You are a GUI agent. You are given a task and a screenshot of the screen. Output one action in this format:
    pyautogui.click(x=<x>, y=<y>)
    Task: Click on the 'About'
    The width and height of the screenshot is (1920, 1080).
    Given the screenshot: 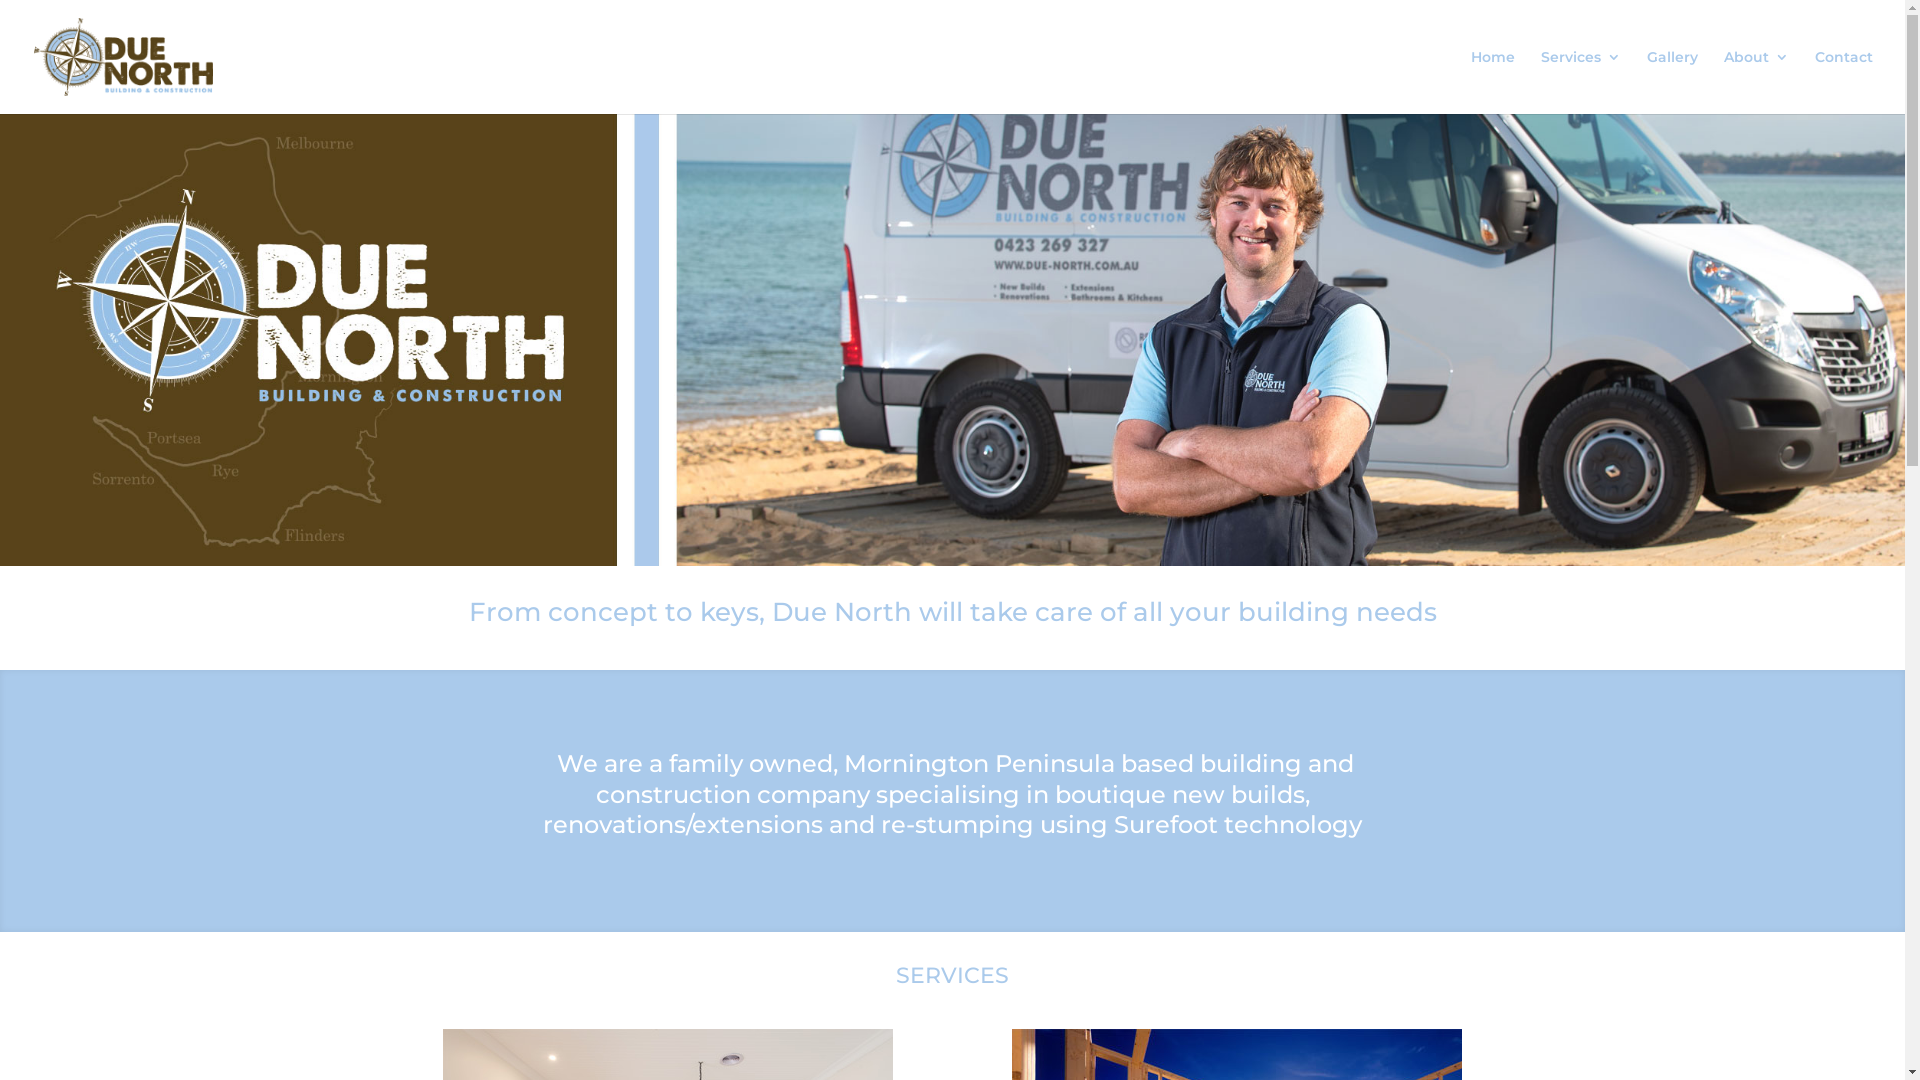 What is the action you would take?
    pyautogui.click(x=1755, y=80)
    